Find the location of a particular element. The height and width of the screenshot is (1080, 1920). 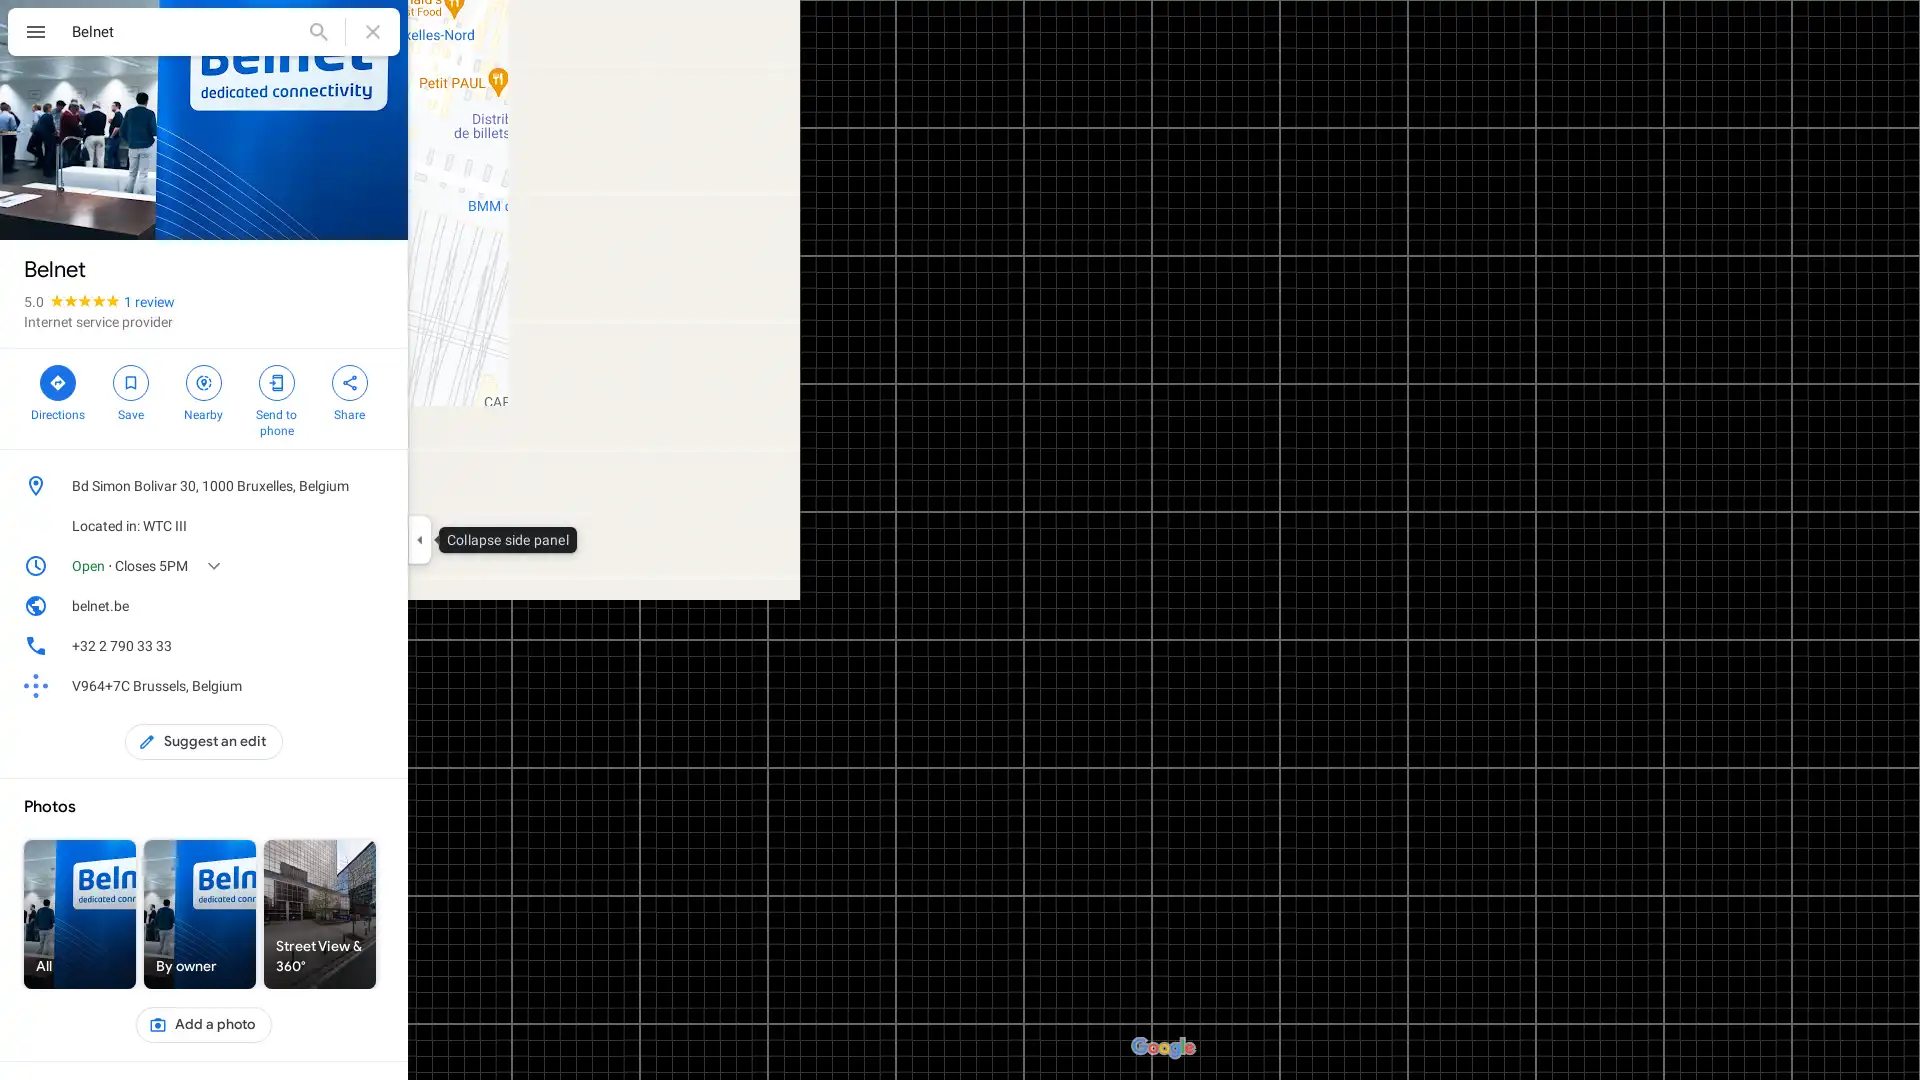

Street View & 360 is located at coordinates (320, 914).